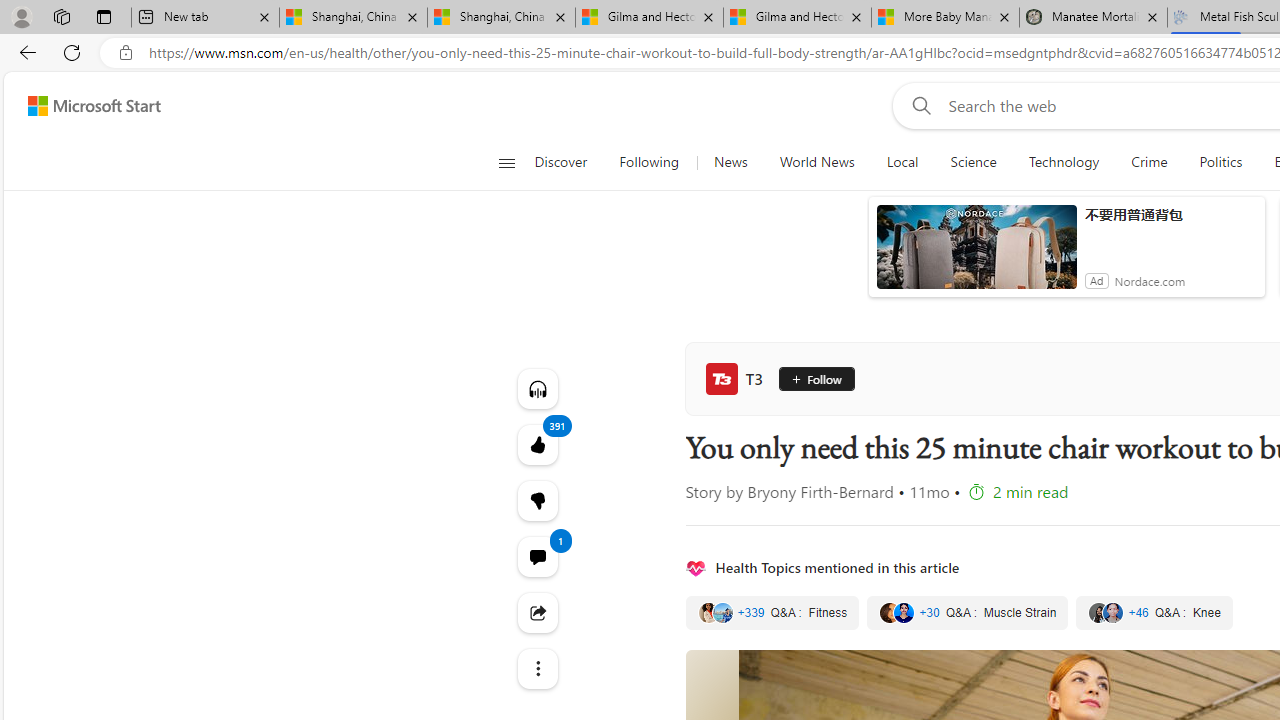 Image resolution: width=1280 pixels, height=720 pixels. What do you see at coordinates (537, 443) in the screenshot?
I see `'391 Like'` at bounding box center [537, 443].